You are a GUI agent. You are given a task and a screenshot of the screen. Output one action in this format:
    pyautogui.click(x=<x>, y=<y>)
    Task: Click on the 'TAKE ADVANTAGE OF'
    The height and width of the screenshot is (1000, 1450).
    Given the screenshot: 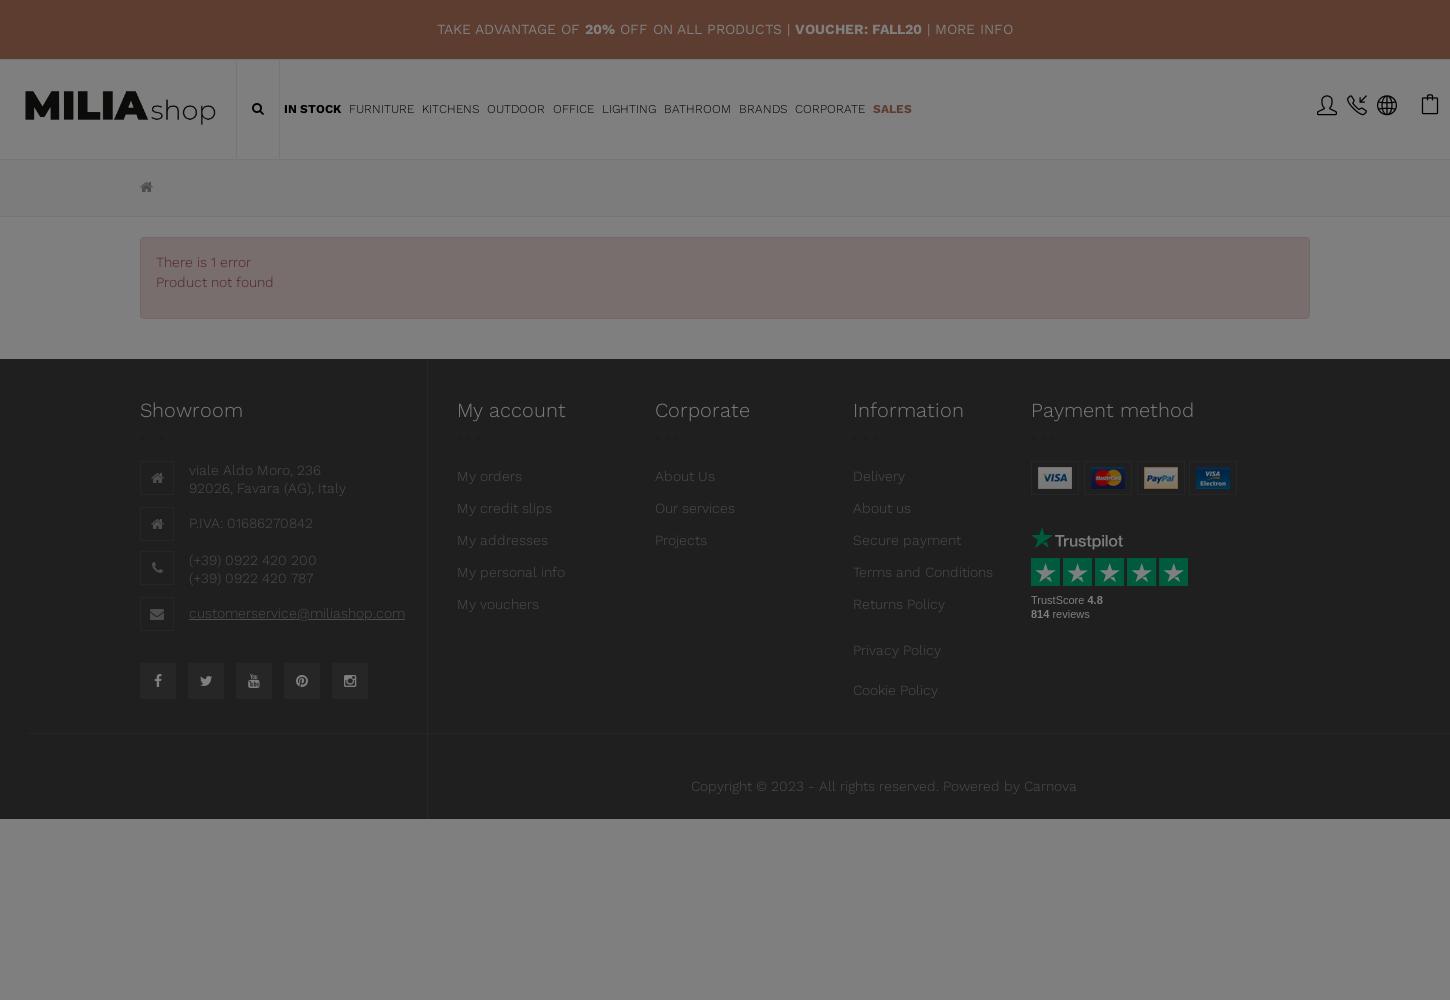 What is the action you would take?
    pyautogui.click(x=510, y=29)
    